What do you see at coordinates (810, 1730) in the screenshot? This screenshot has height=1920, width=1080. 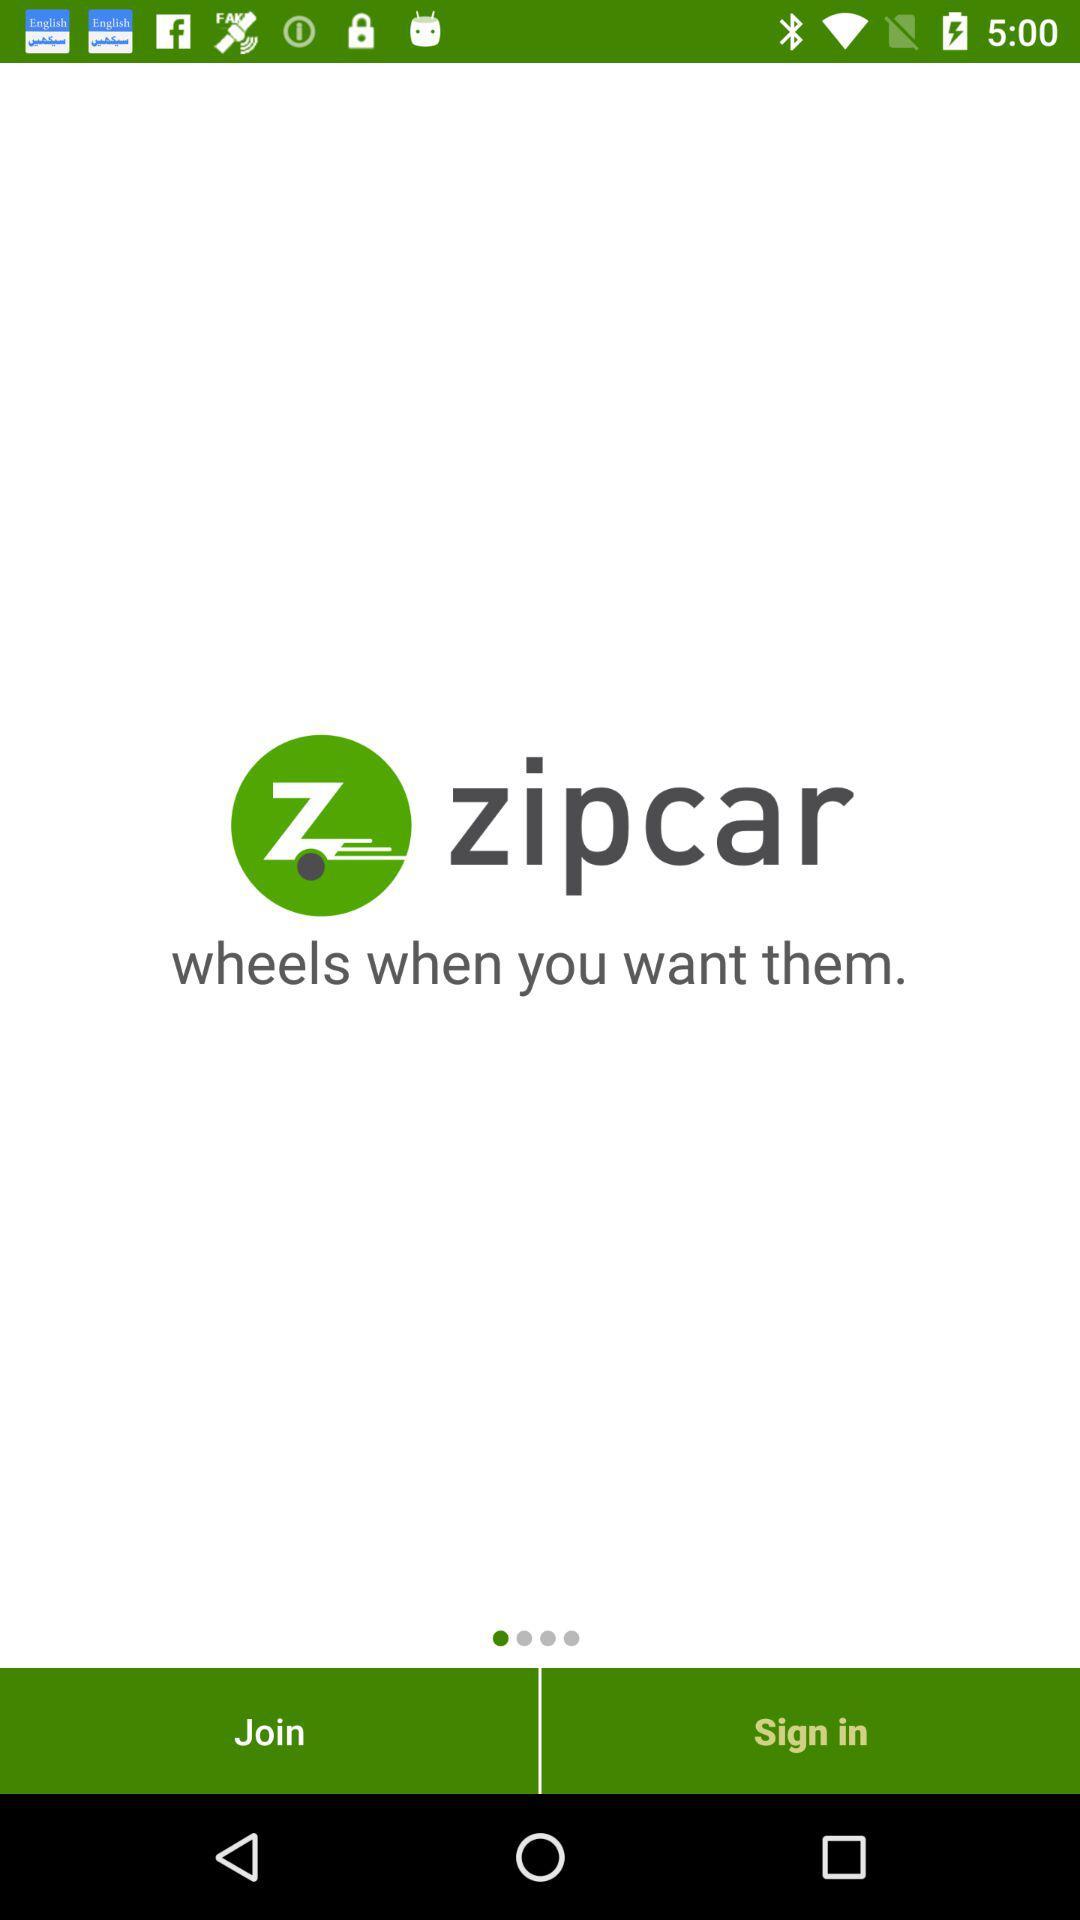 I see `sign in` at bounding box center [810, 1730].